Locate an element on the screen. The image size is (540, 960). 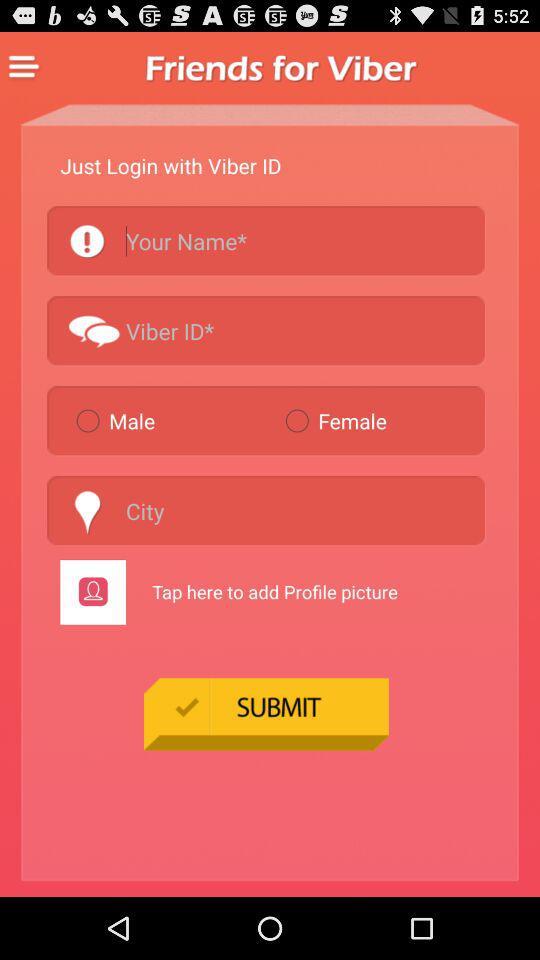
viber id is located at coordinates (266, 330).